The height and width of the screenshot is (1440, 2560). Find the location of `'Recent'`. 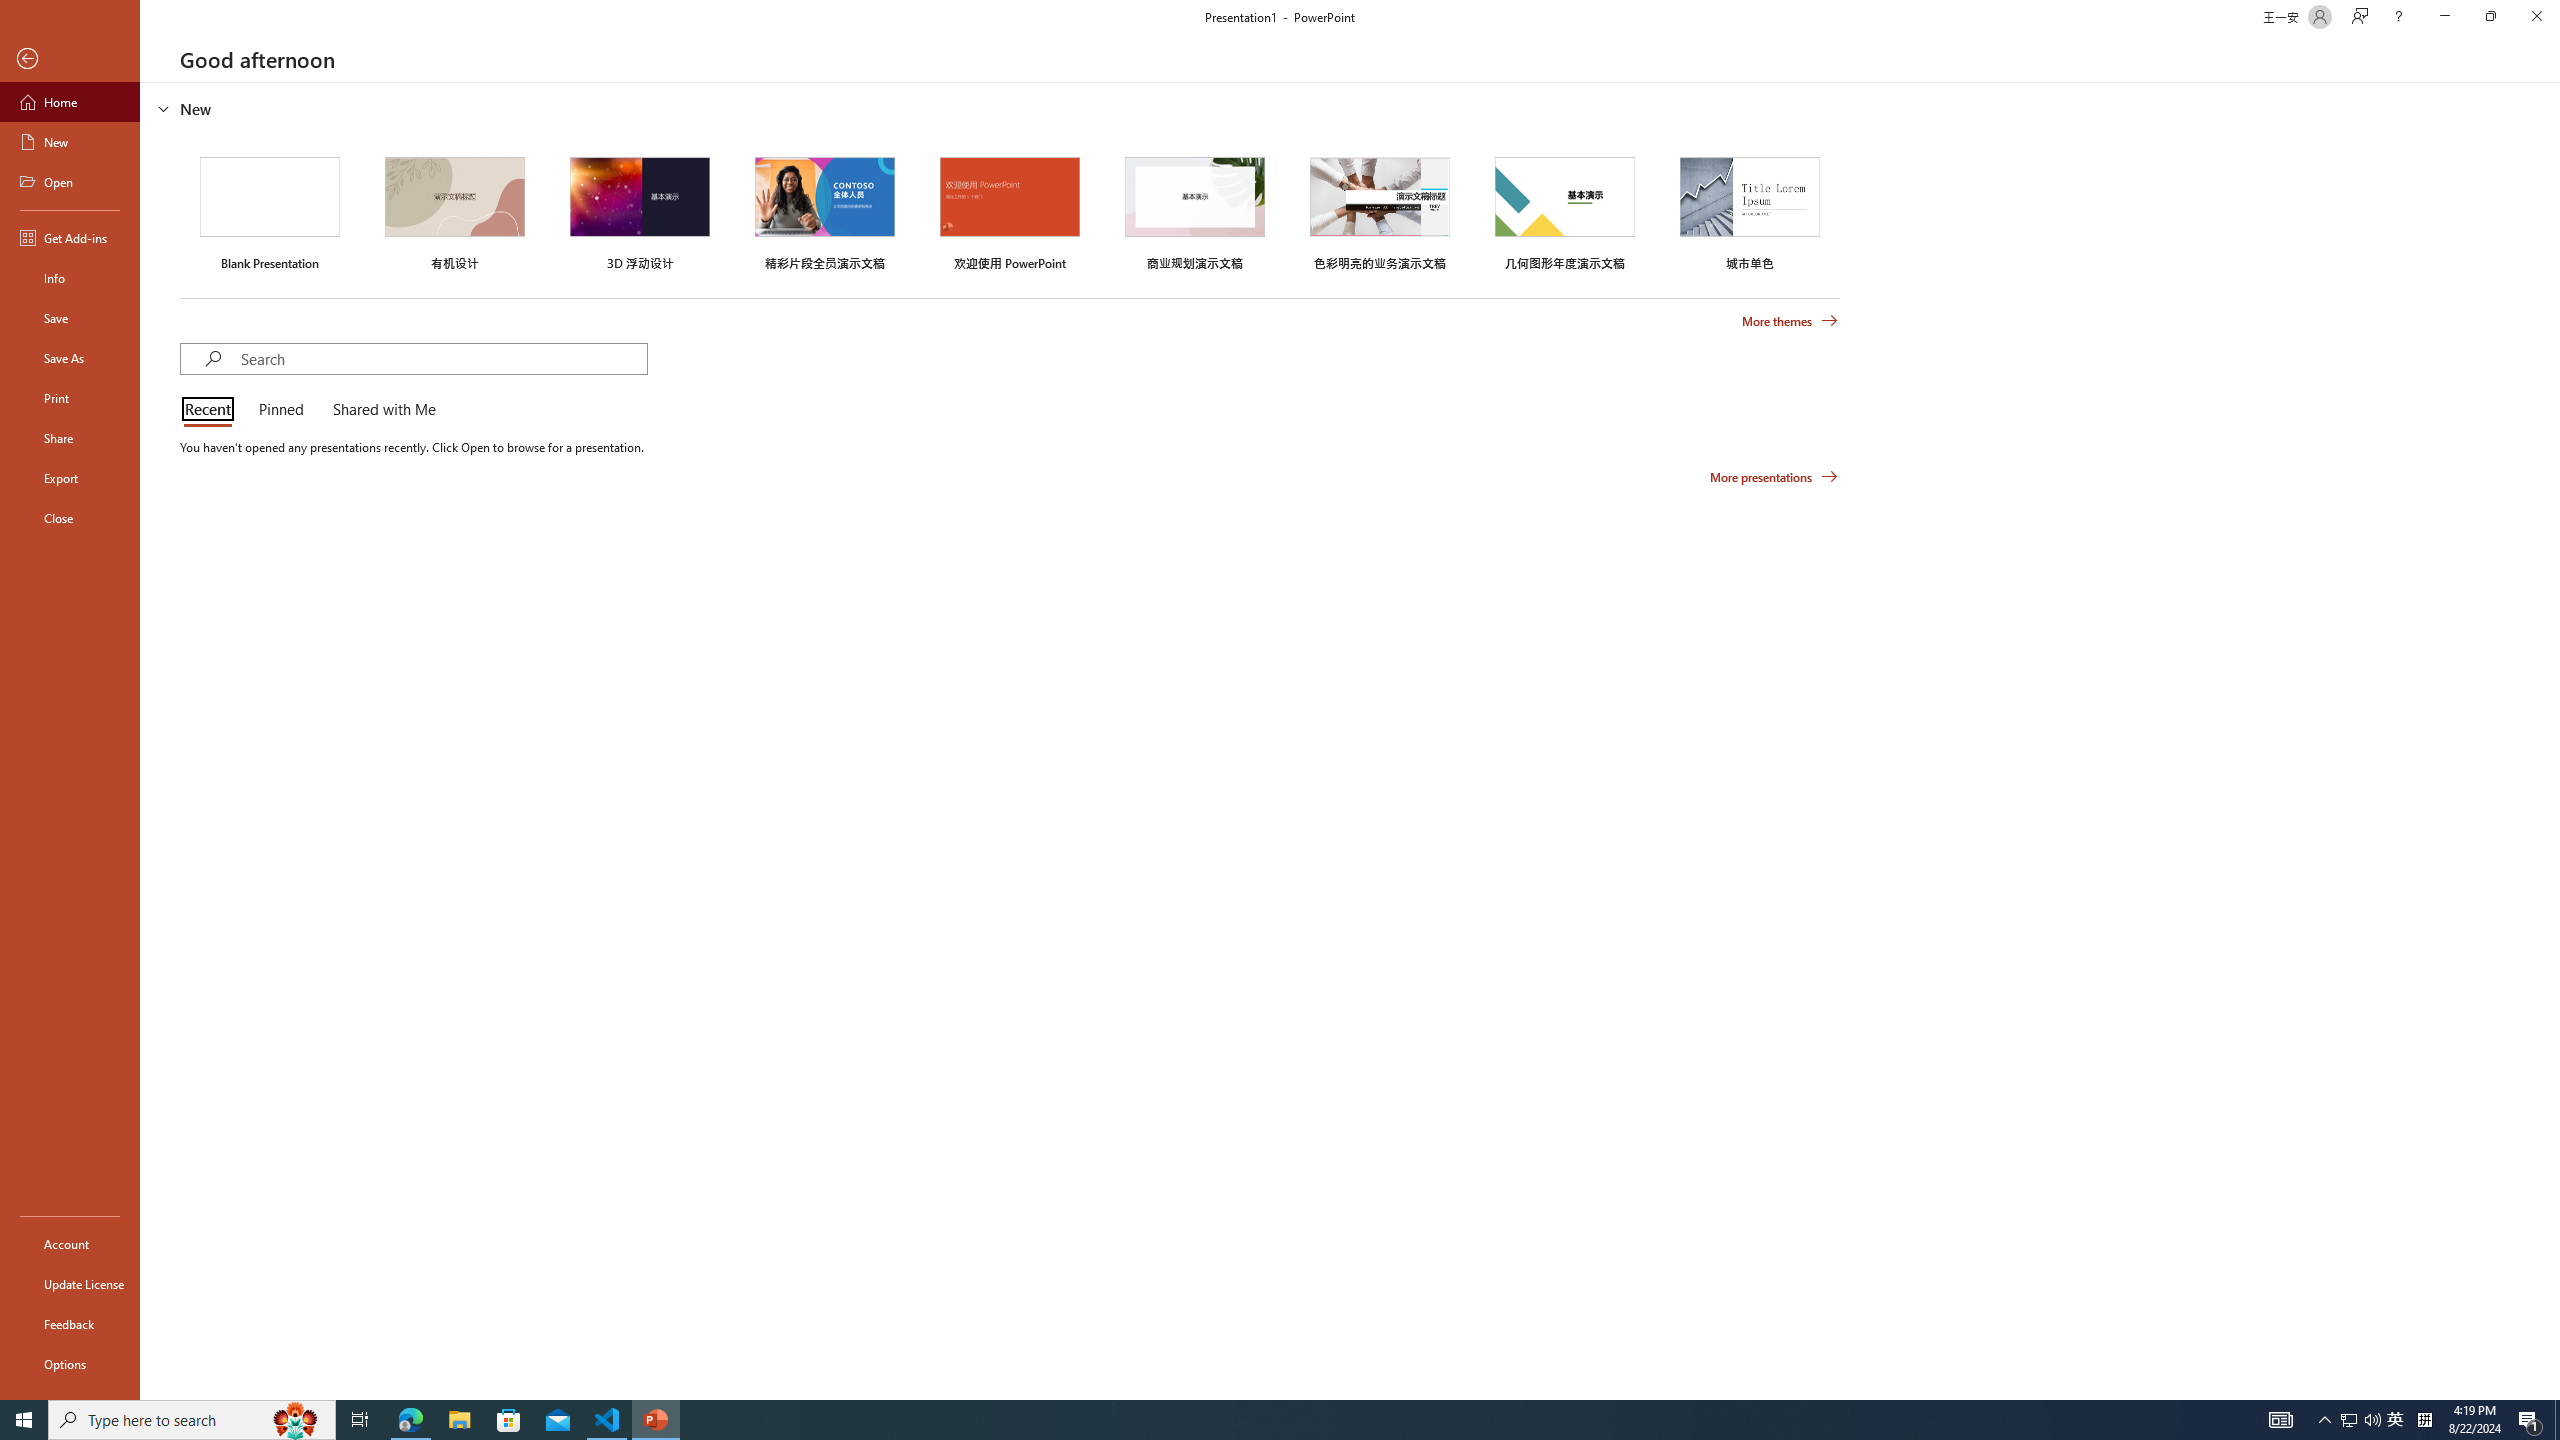

'Recent' is located at coordinates (211, 410).